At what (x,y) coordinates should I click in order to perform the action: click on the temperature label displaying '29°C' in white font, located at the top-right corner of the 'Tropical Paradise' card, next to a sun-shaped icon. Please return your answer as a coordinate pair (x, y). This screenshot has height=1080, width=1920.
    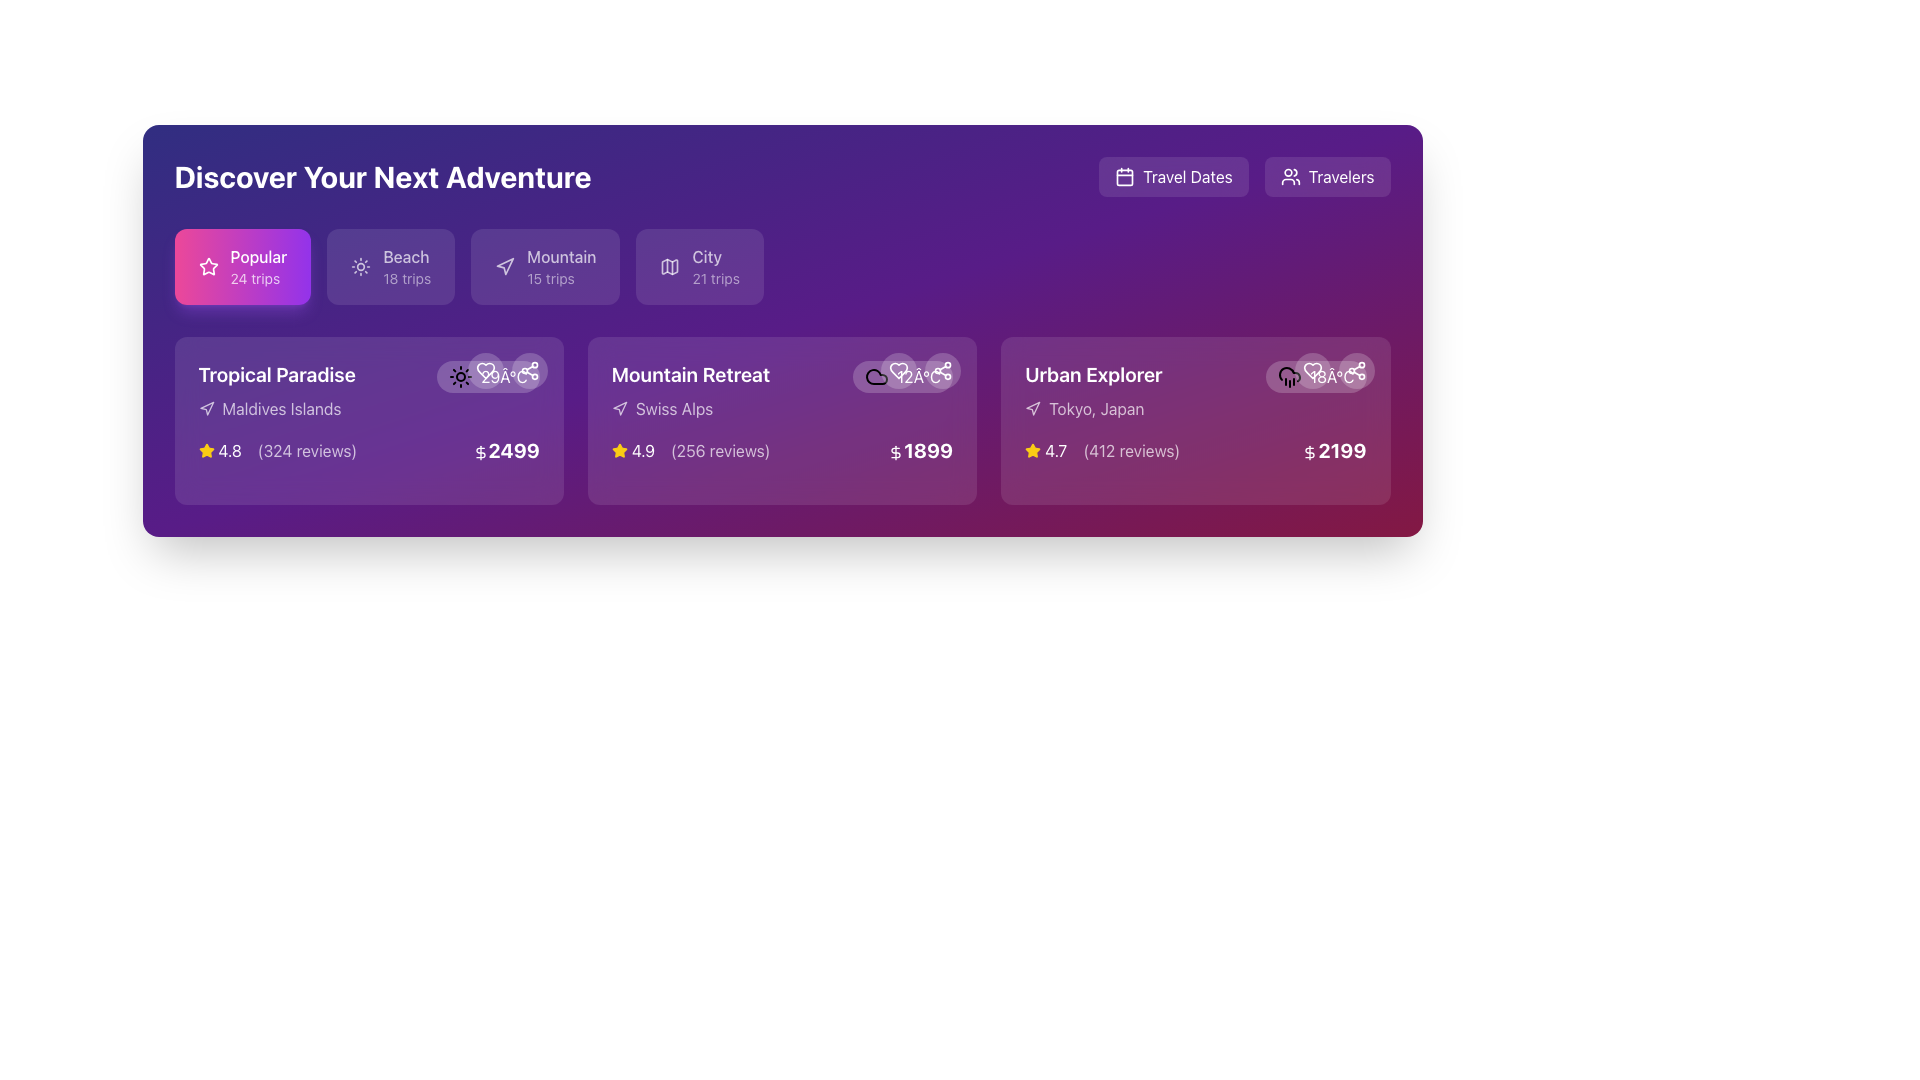
    Looking at the image, I should click on (504, 377).